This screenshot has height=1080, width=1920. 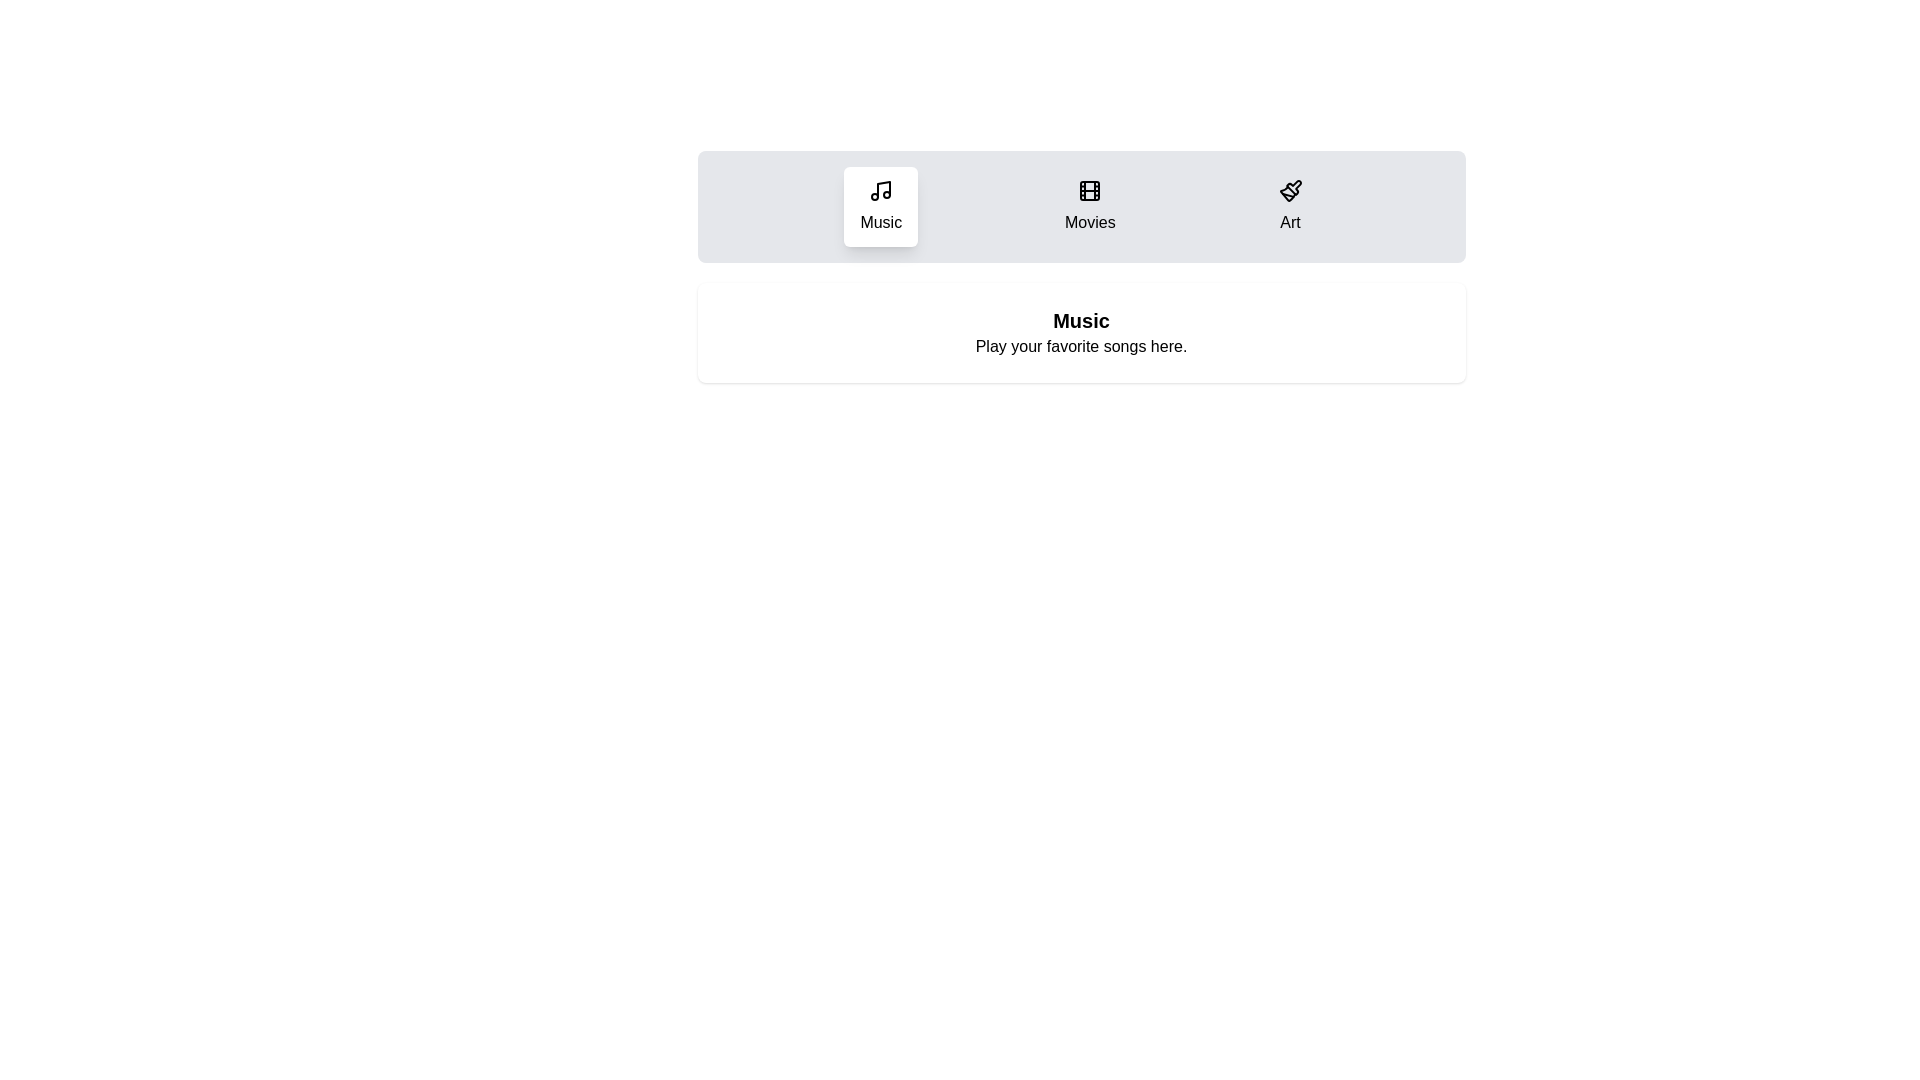 What do you see at coordinates (880, 207) in the screenshot?
I see `the Music tab to display its content` at bounding box center [880, 207].